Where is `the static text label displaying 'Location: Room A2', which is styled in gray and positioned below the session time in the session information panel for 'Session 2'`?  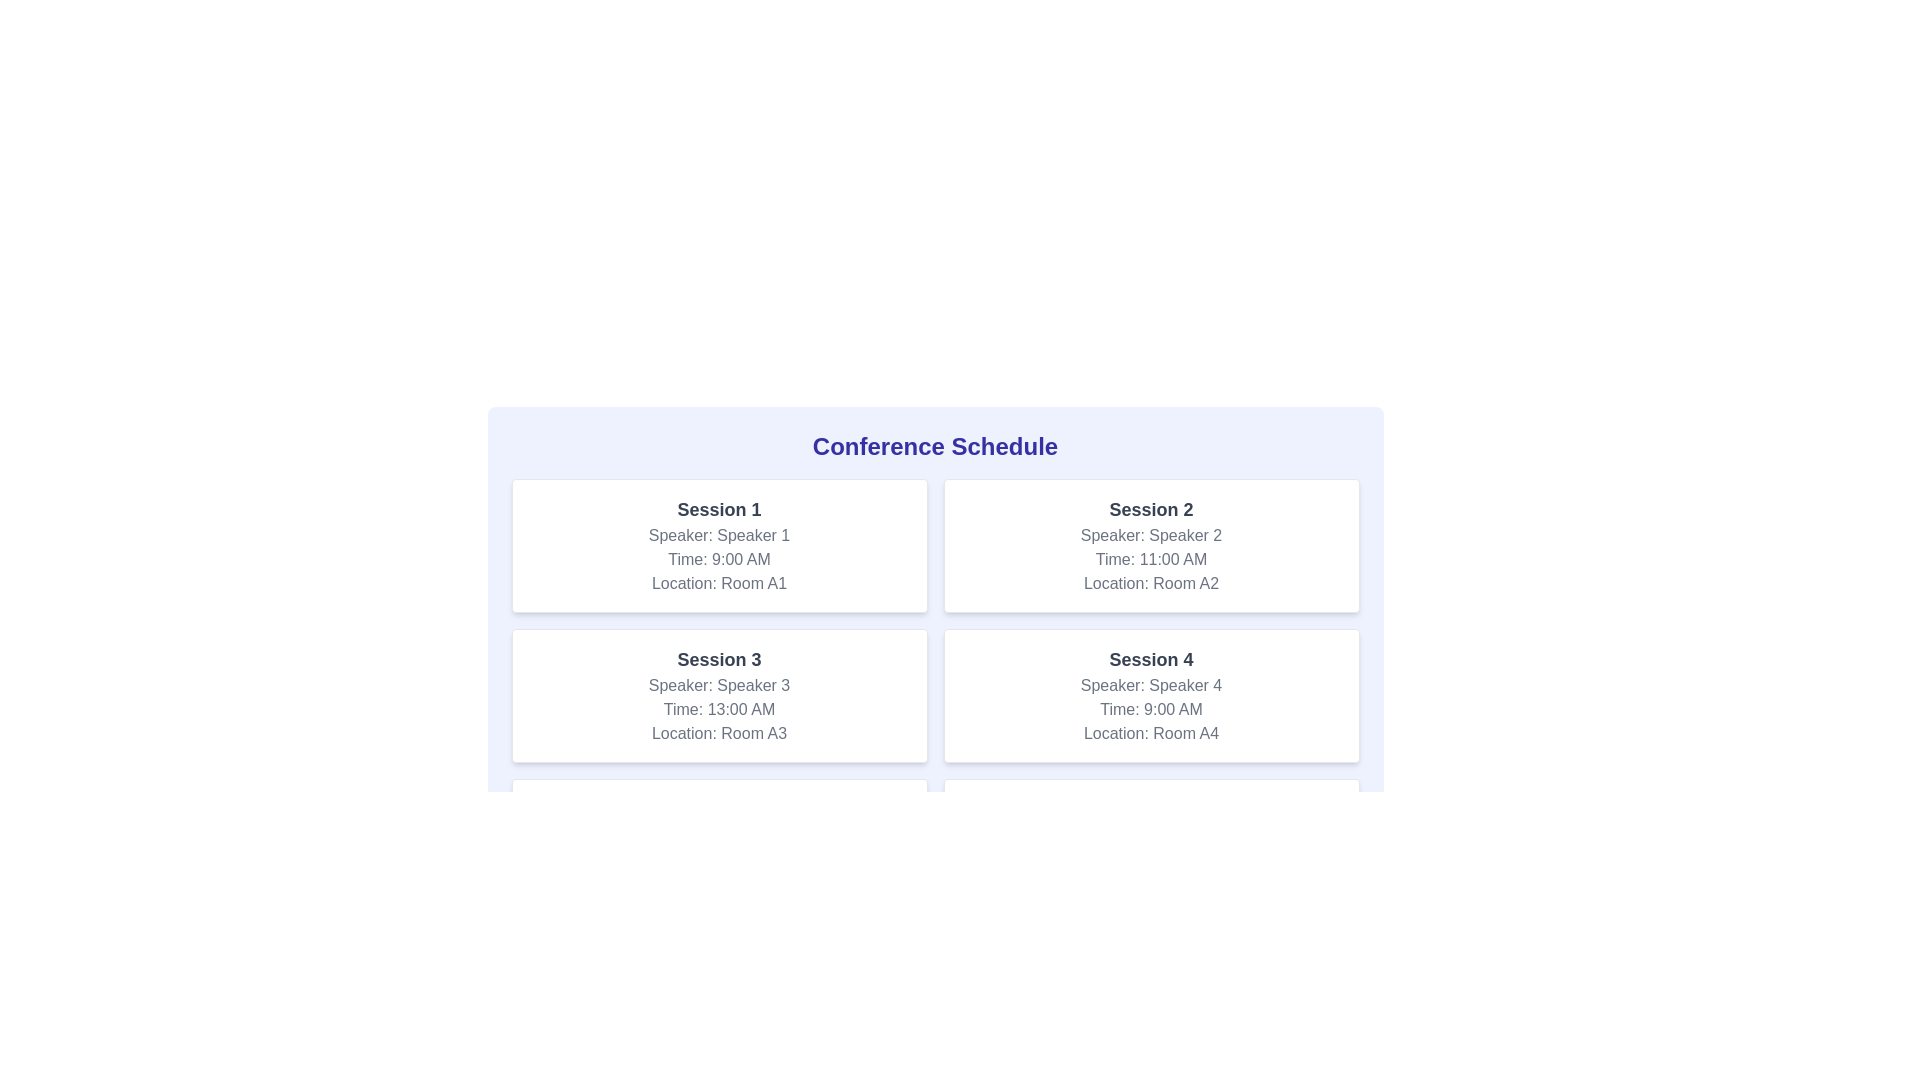
the static text label displaying 'Location: Room A2', which is styled in gray and positioned below the session time in the session information panel for 'Session 2' is located at coordinates (1151, 583).